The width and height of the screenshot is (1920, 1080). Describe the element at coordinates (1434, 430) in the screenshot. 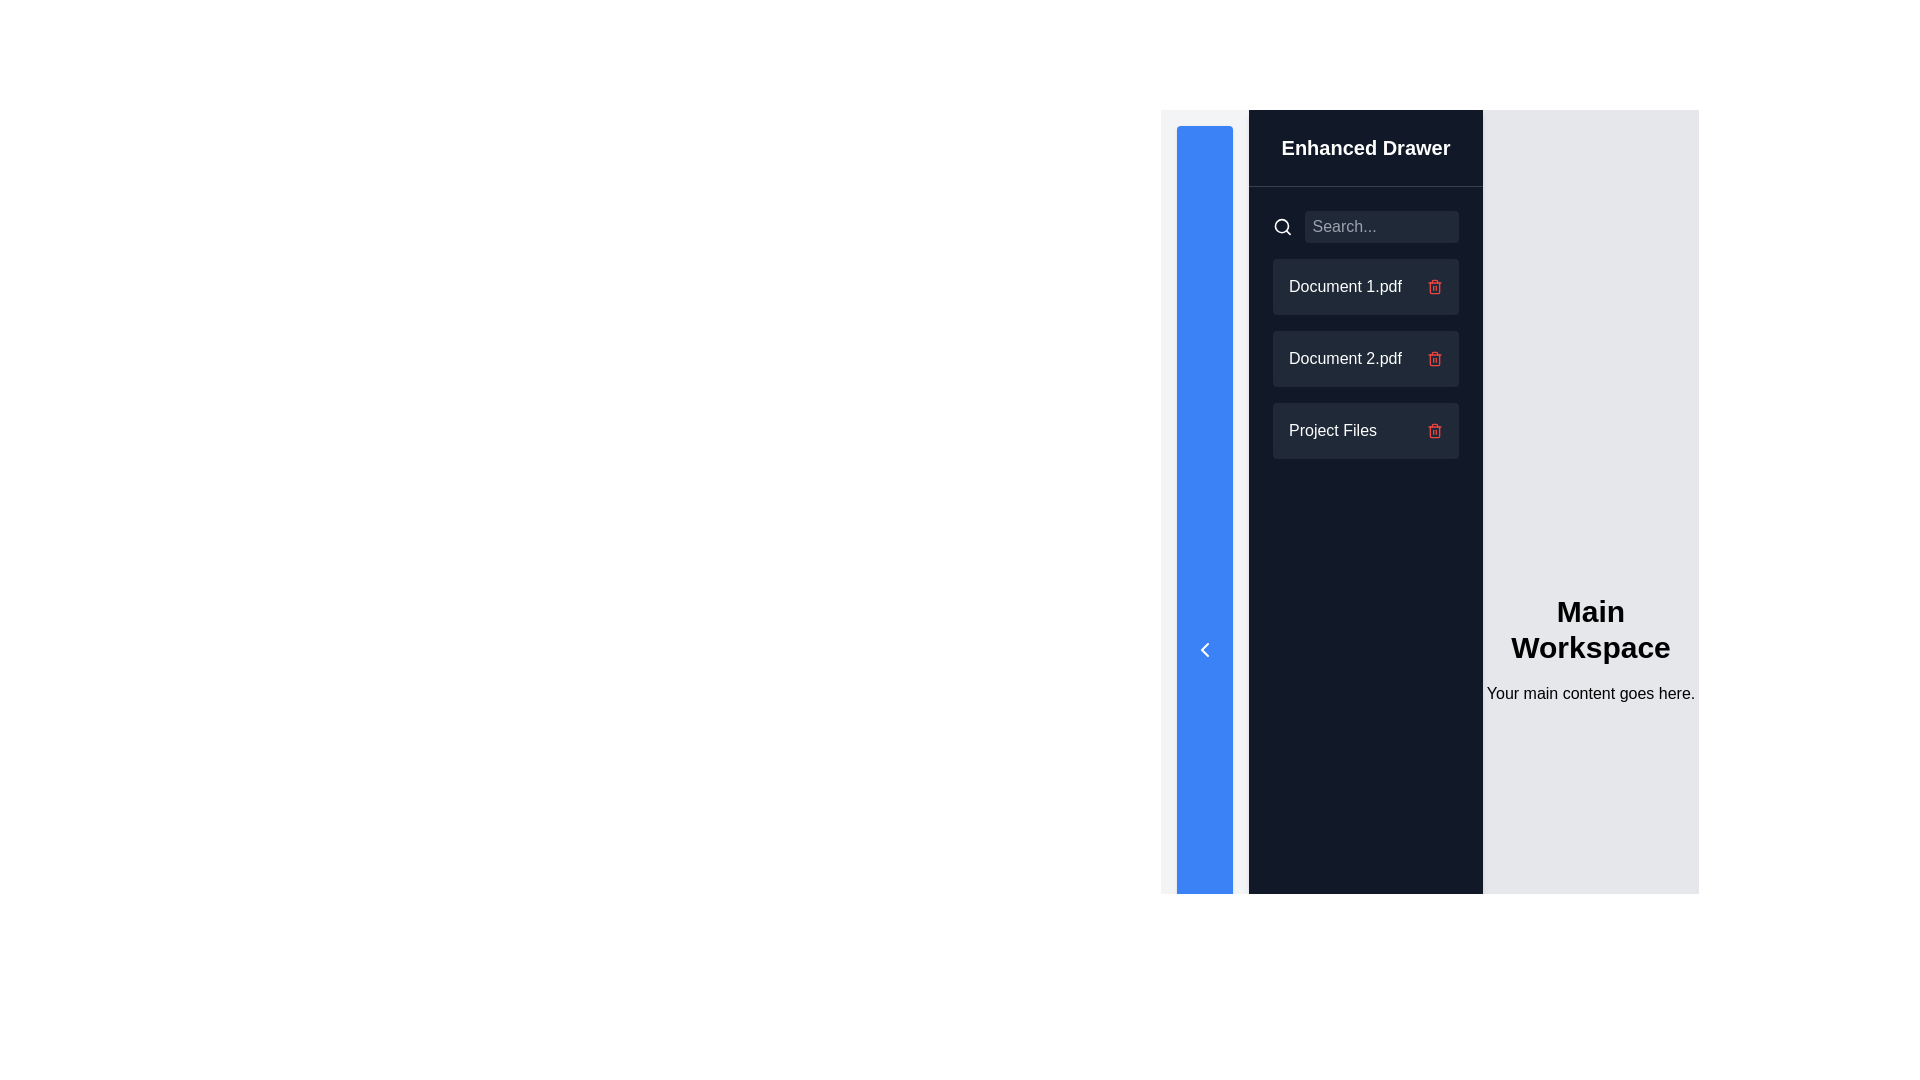

I see `the delete button located to the far right of the 'Project Files' label, which allows the user to remove the associated entry` at that location.